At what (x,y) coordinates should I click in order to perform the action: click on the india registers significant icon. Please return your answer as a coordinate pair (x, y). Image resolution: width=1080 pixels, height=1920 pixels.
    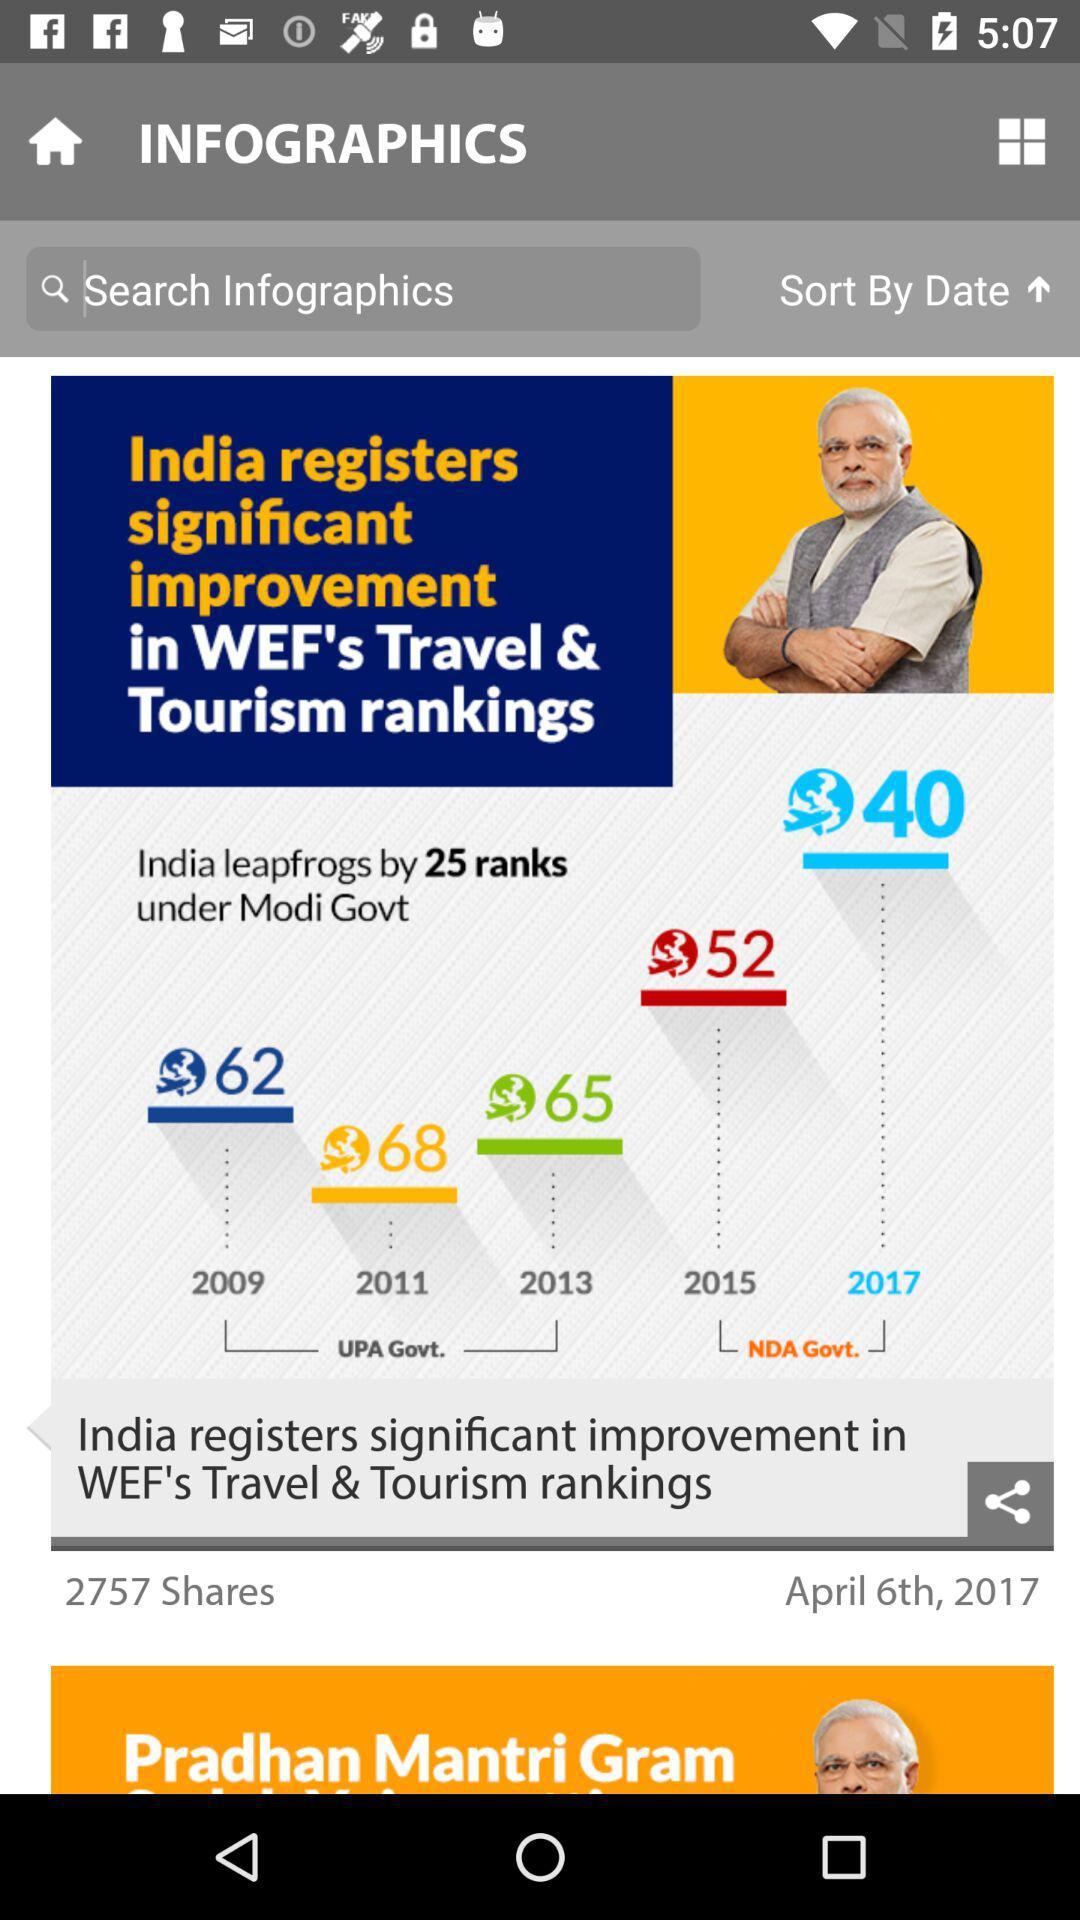
    Looking at the image, I should click on (508, 1457).